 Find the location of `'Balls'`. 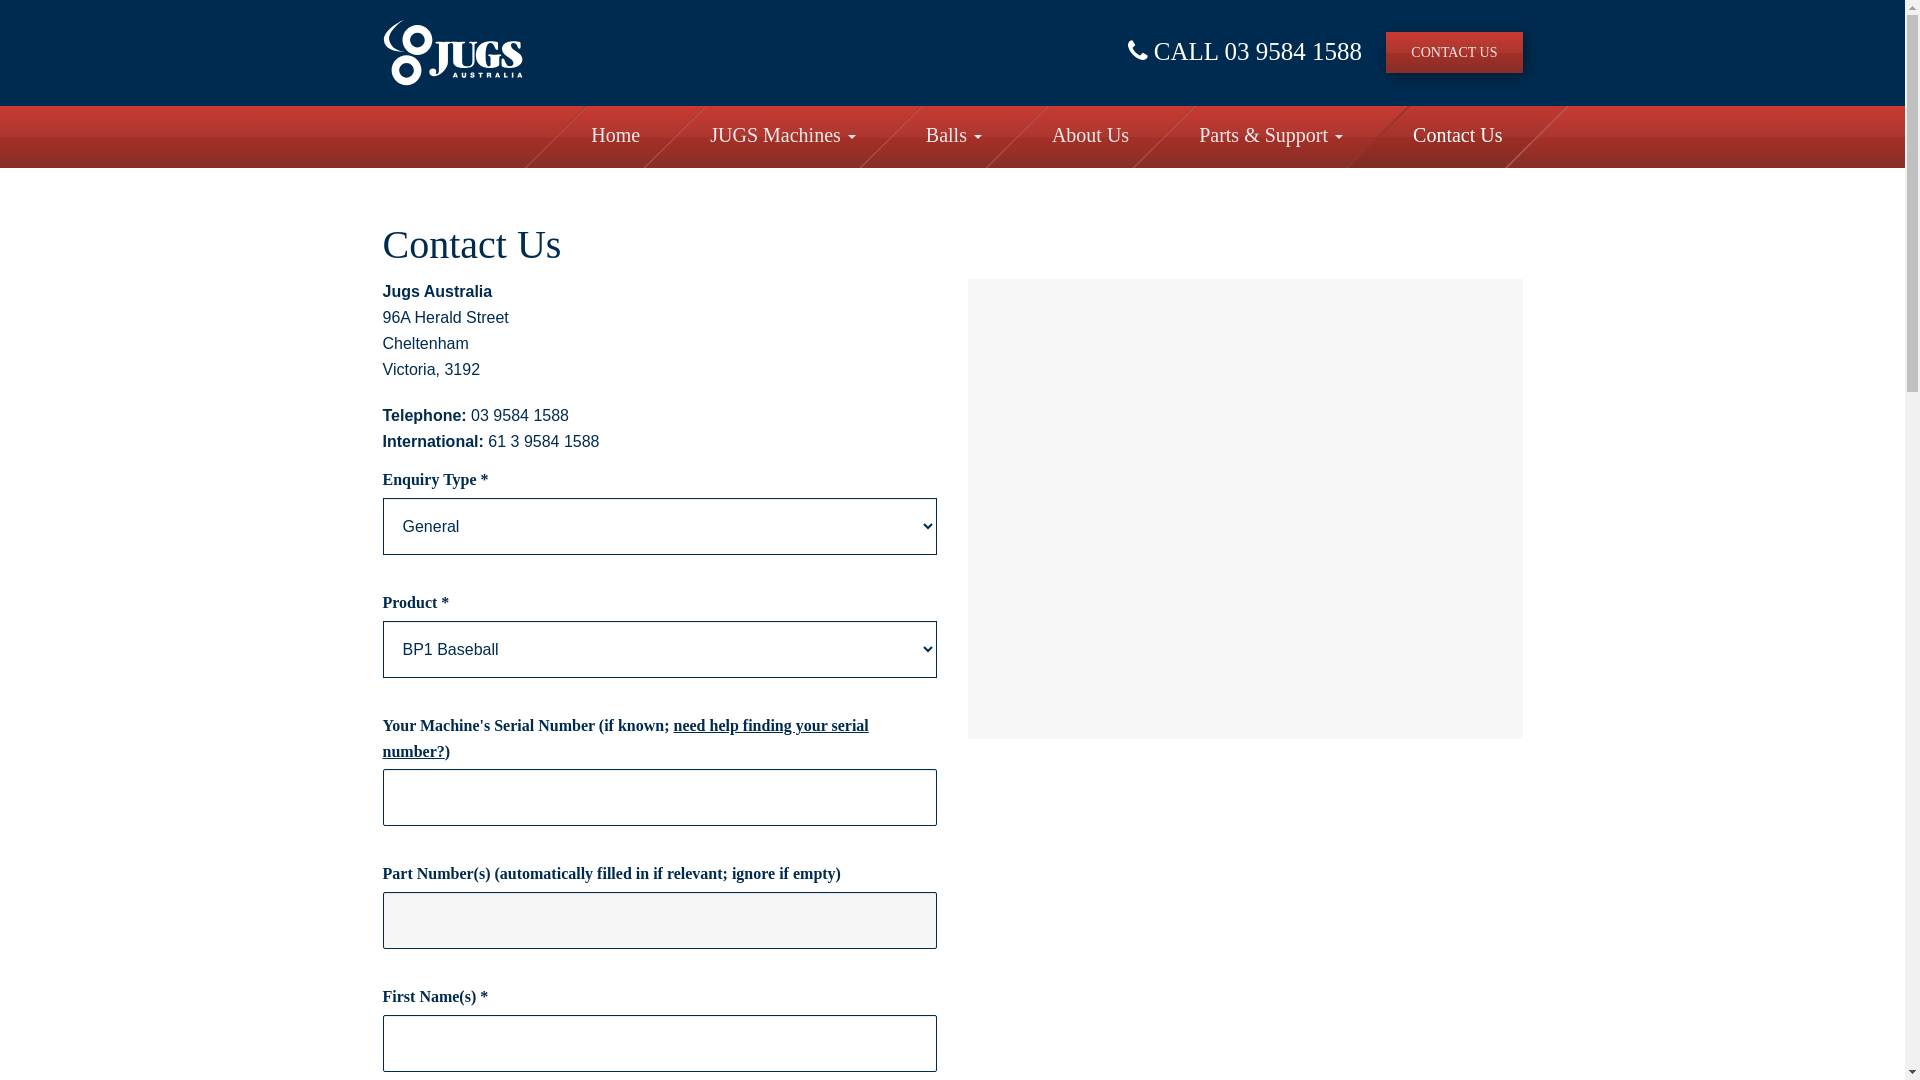

'Balls' is located at coordinates (953, 136).